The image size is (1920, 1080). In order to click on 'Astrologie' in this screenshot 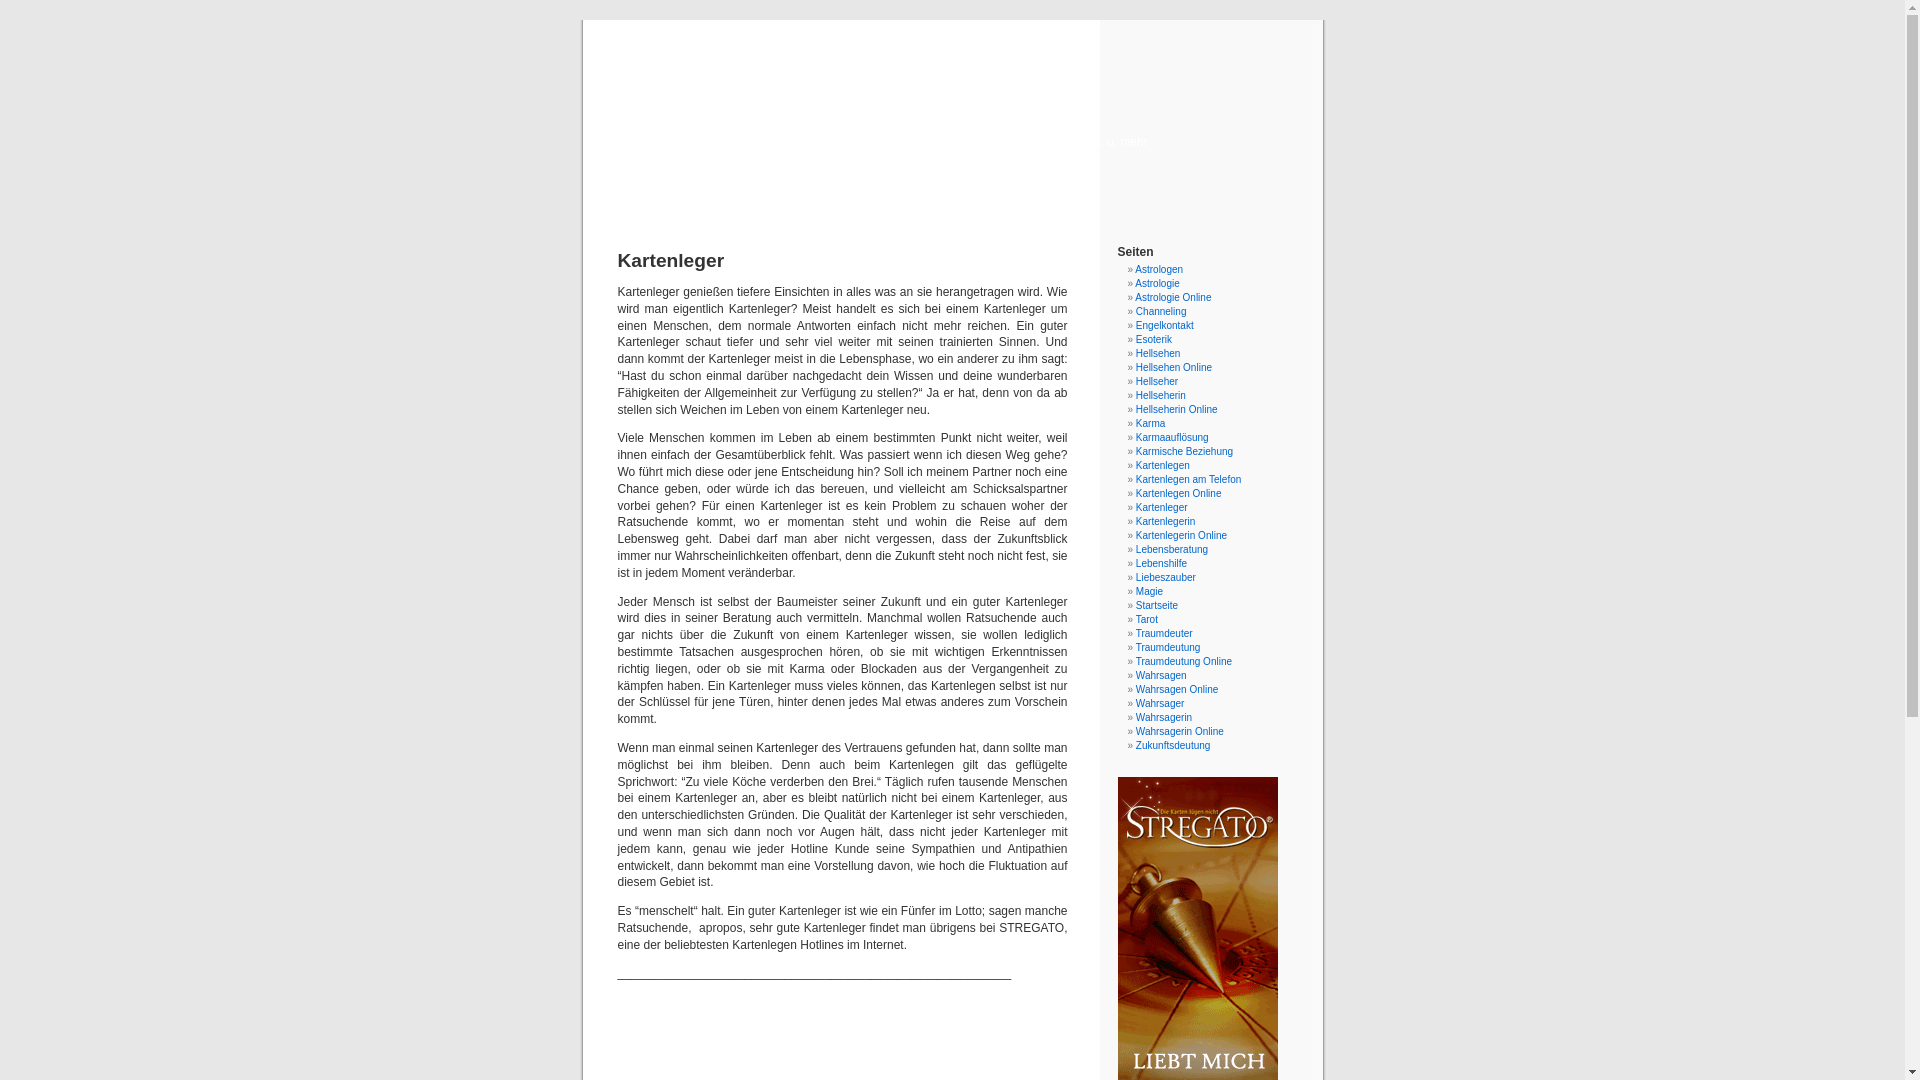, I will do `click(1134, 283)`.